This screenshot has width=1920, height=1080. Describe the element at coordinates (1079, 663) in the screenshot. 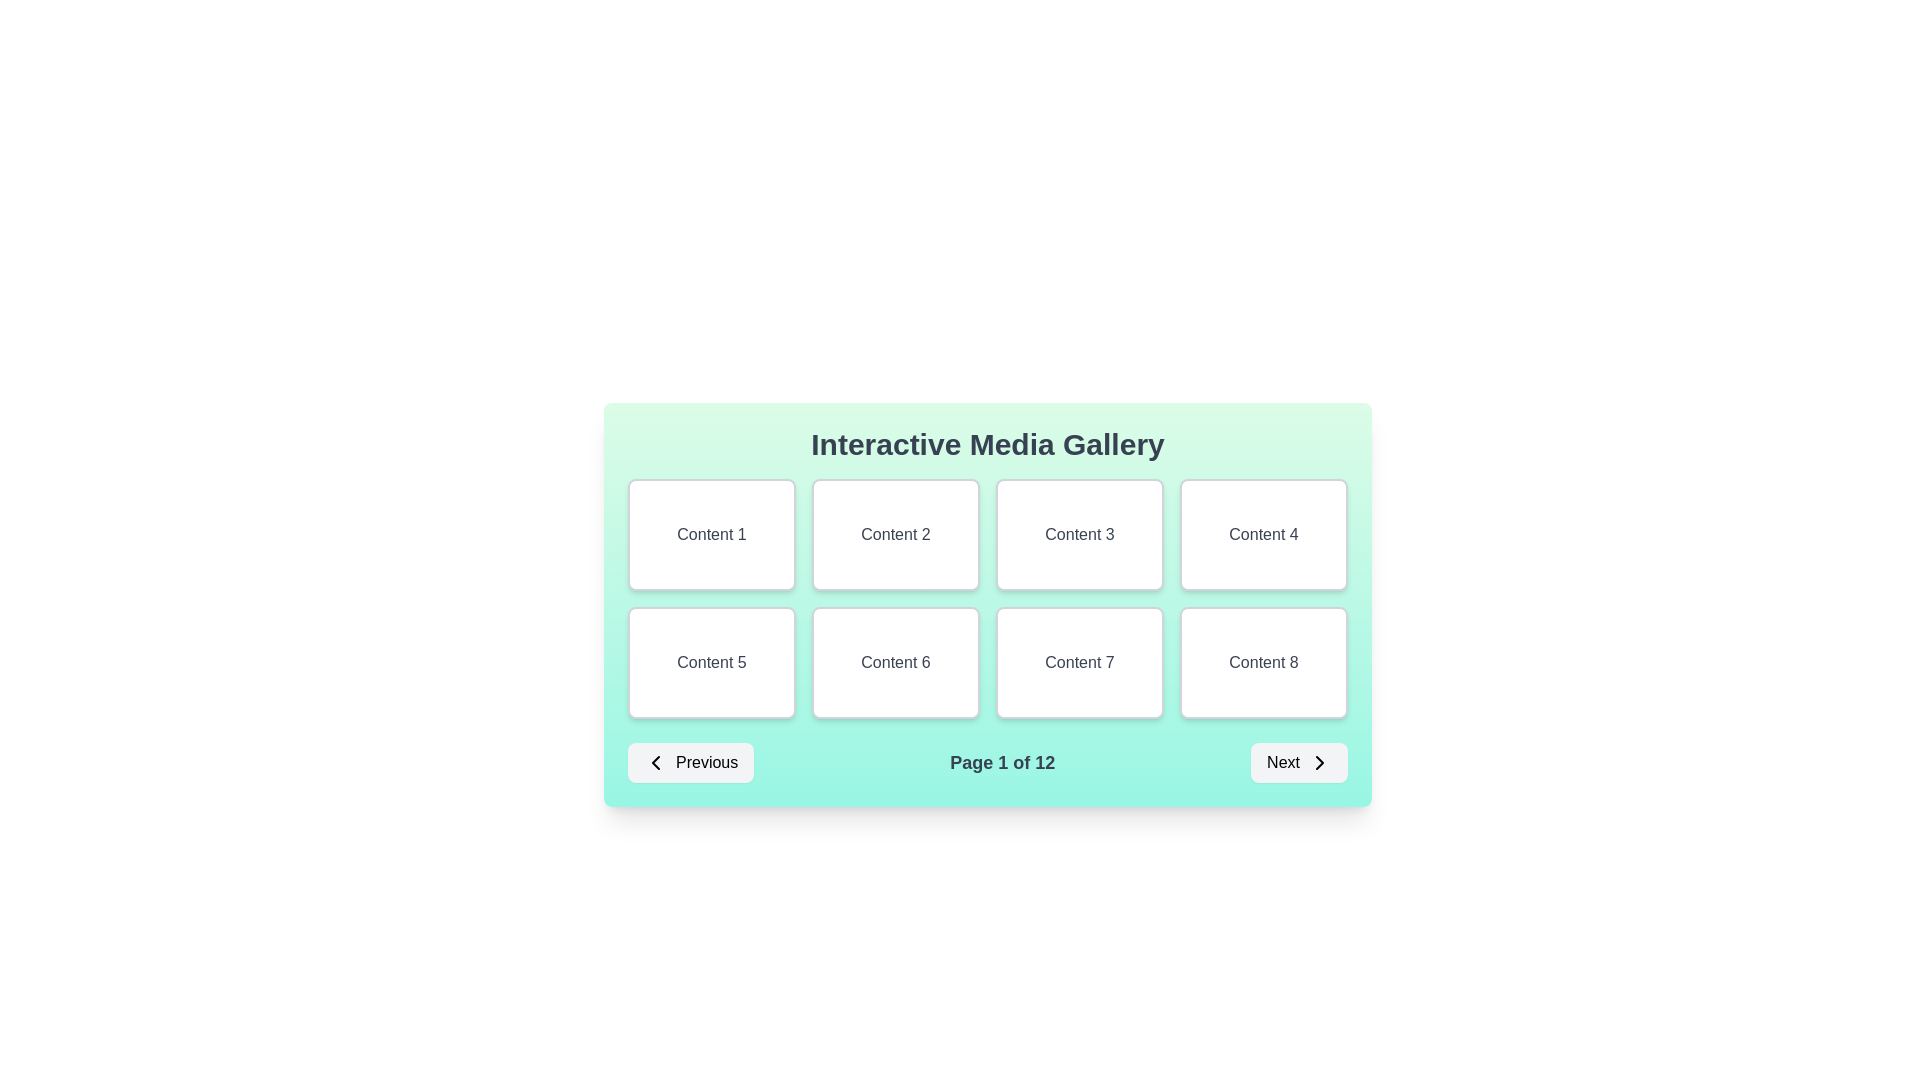

I see `the rectangular card with the text 'Content 7' centered within it, located in the second row, third column of the grid under the 'Interactive Media Gallery' header` at that location.